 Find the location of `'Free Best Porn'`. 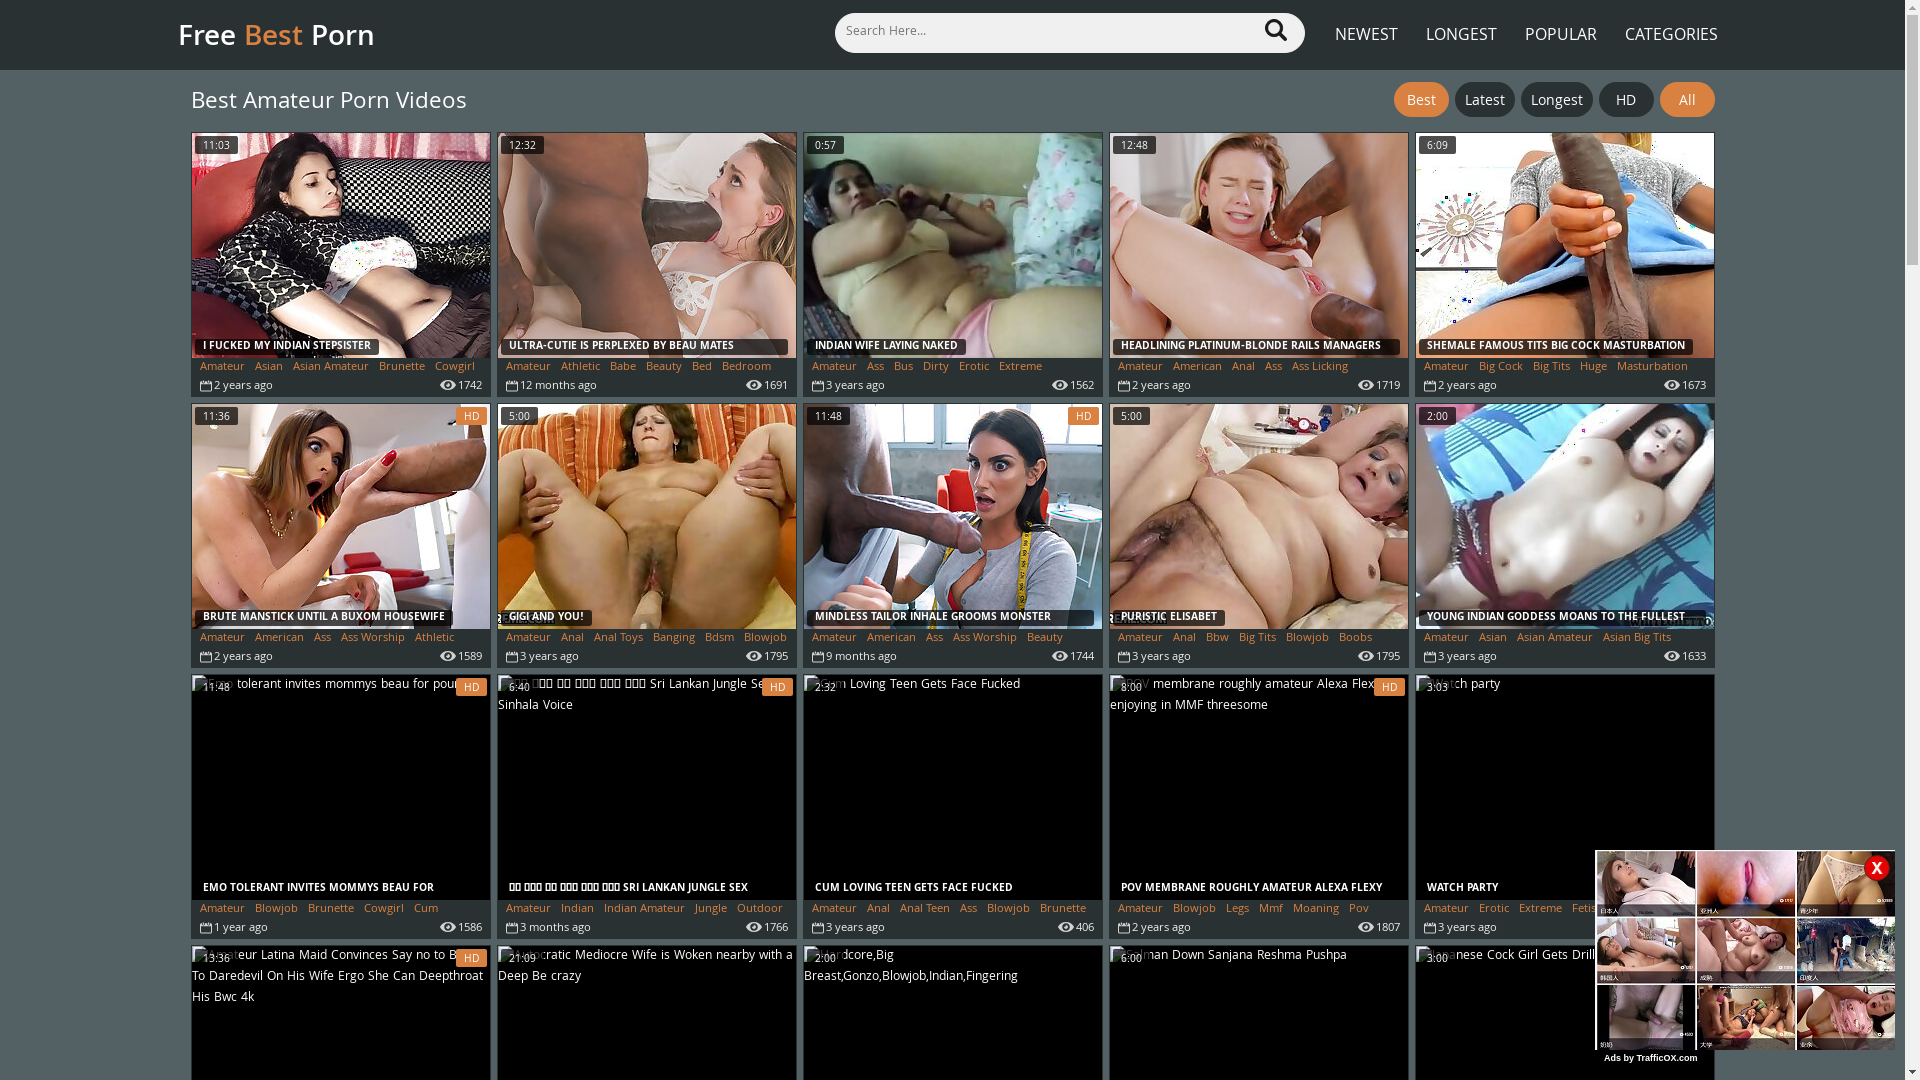

'Free Best Porn' is located at coordinates (177, 34).